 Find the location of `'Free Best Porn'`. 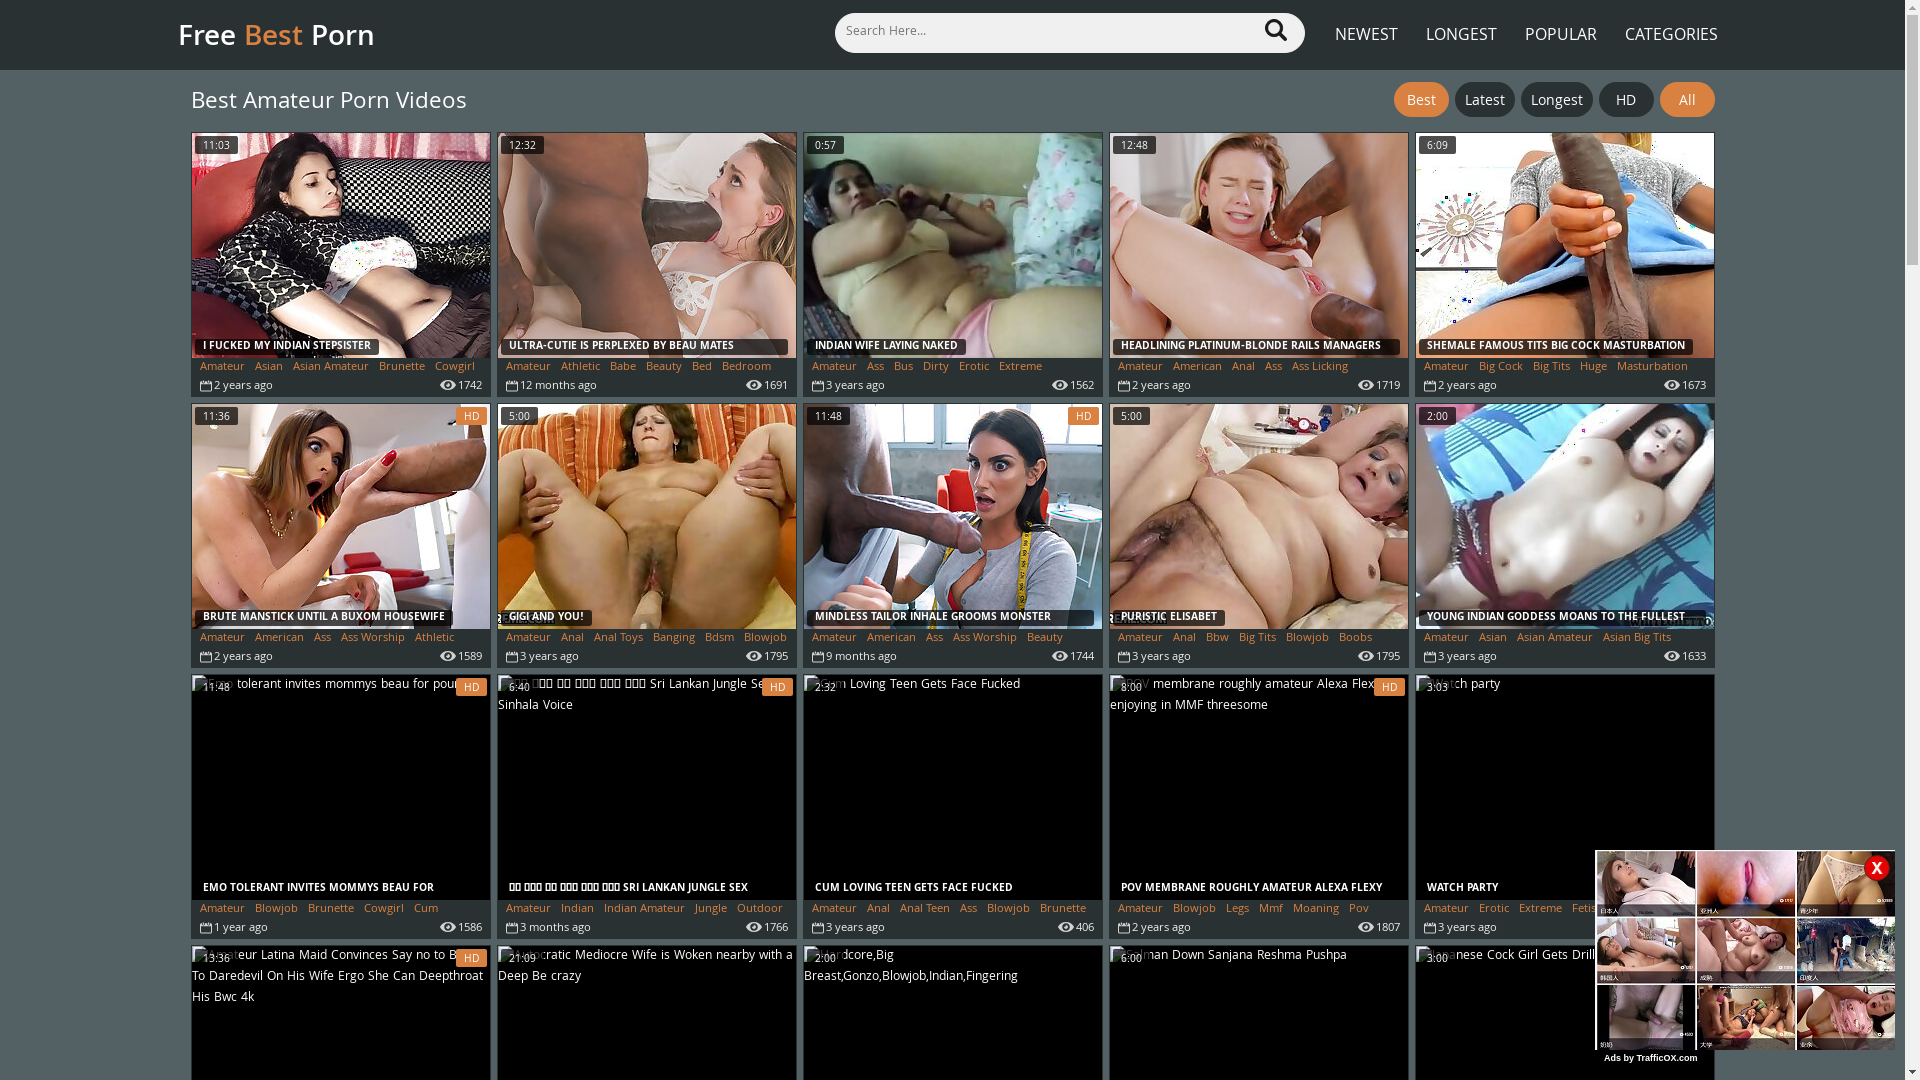

'Free Best Porn' is located at coordinates (177, 34).